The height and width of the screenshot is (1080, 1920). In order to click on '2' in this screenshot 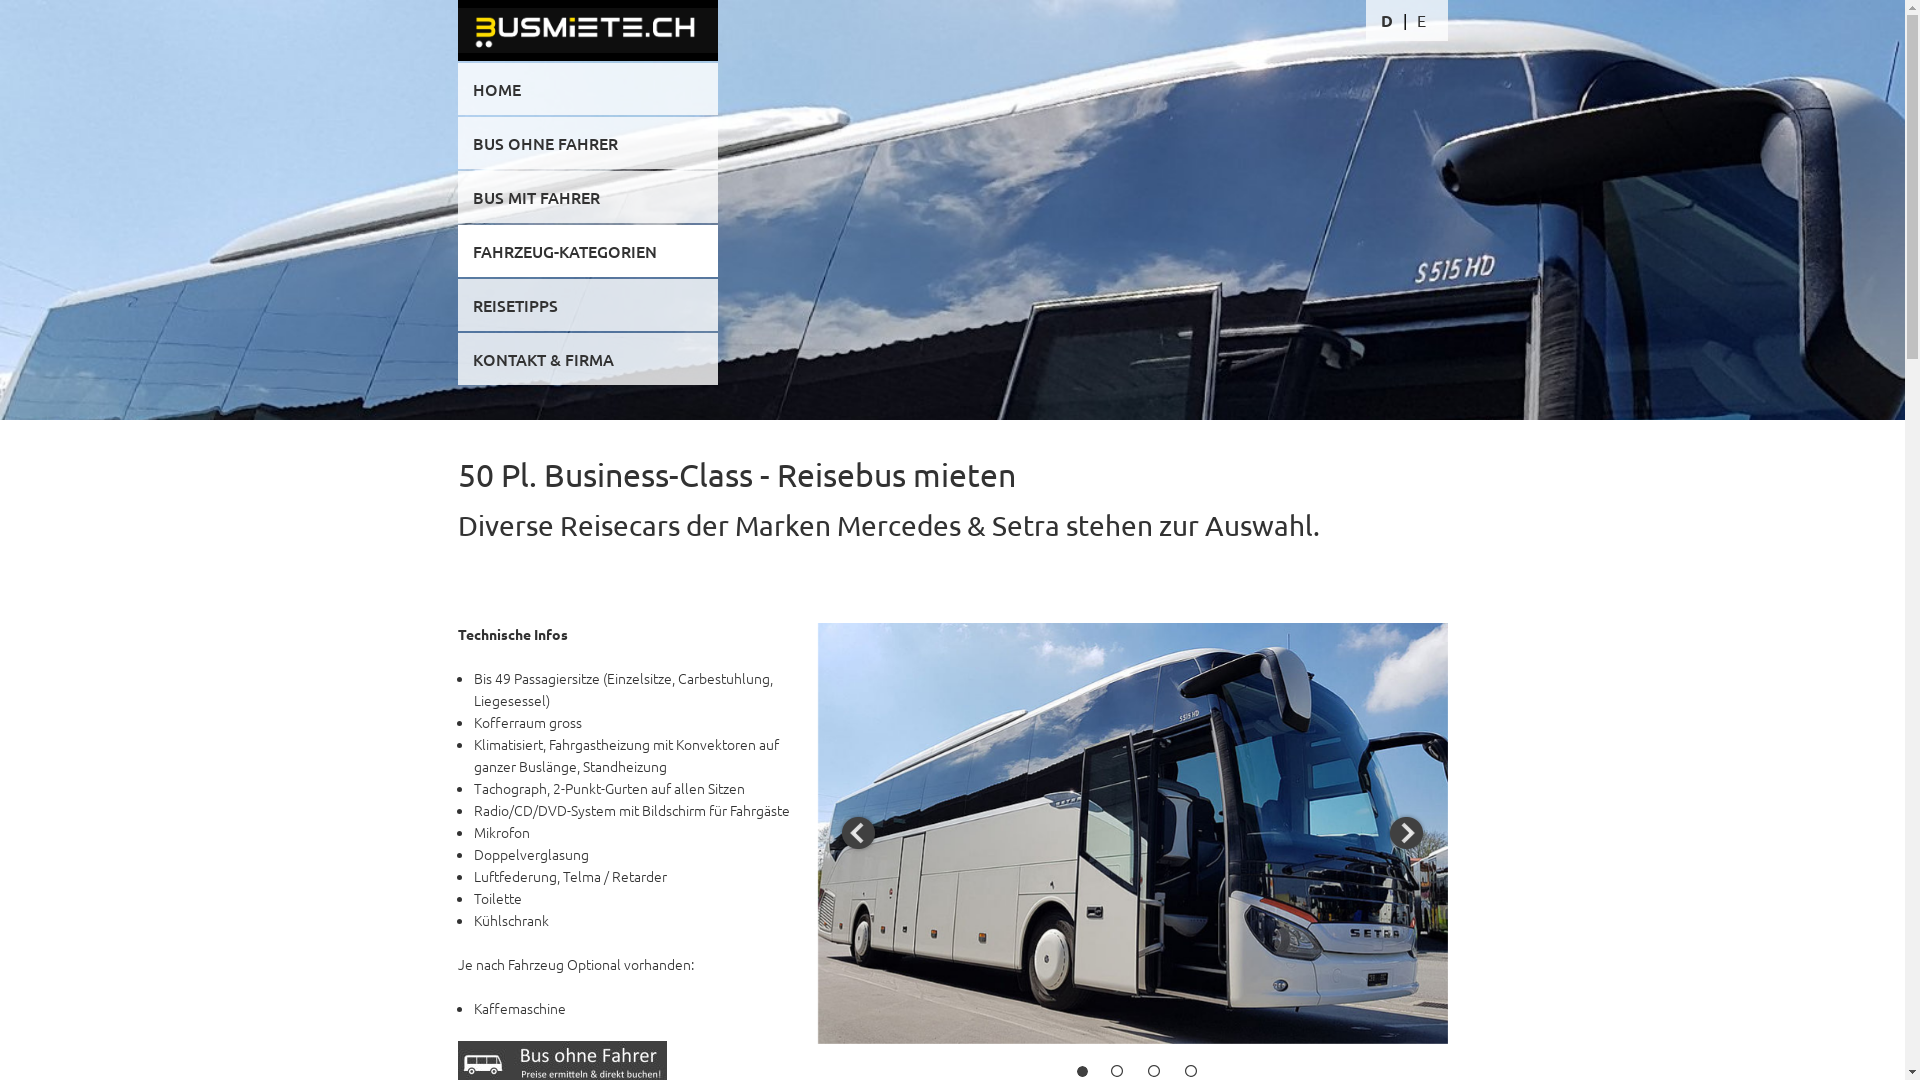, I will do `click(1116, 1069)`.